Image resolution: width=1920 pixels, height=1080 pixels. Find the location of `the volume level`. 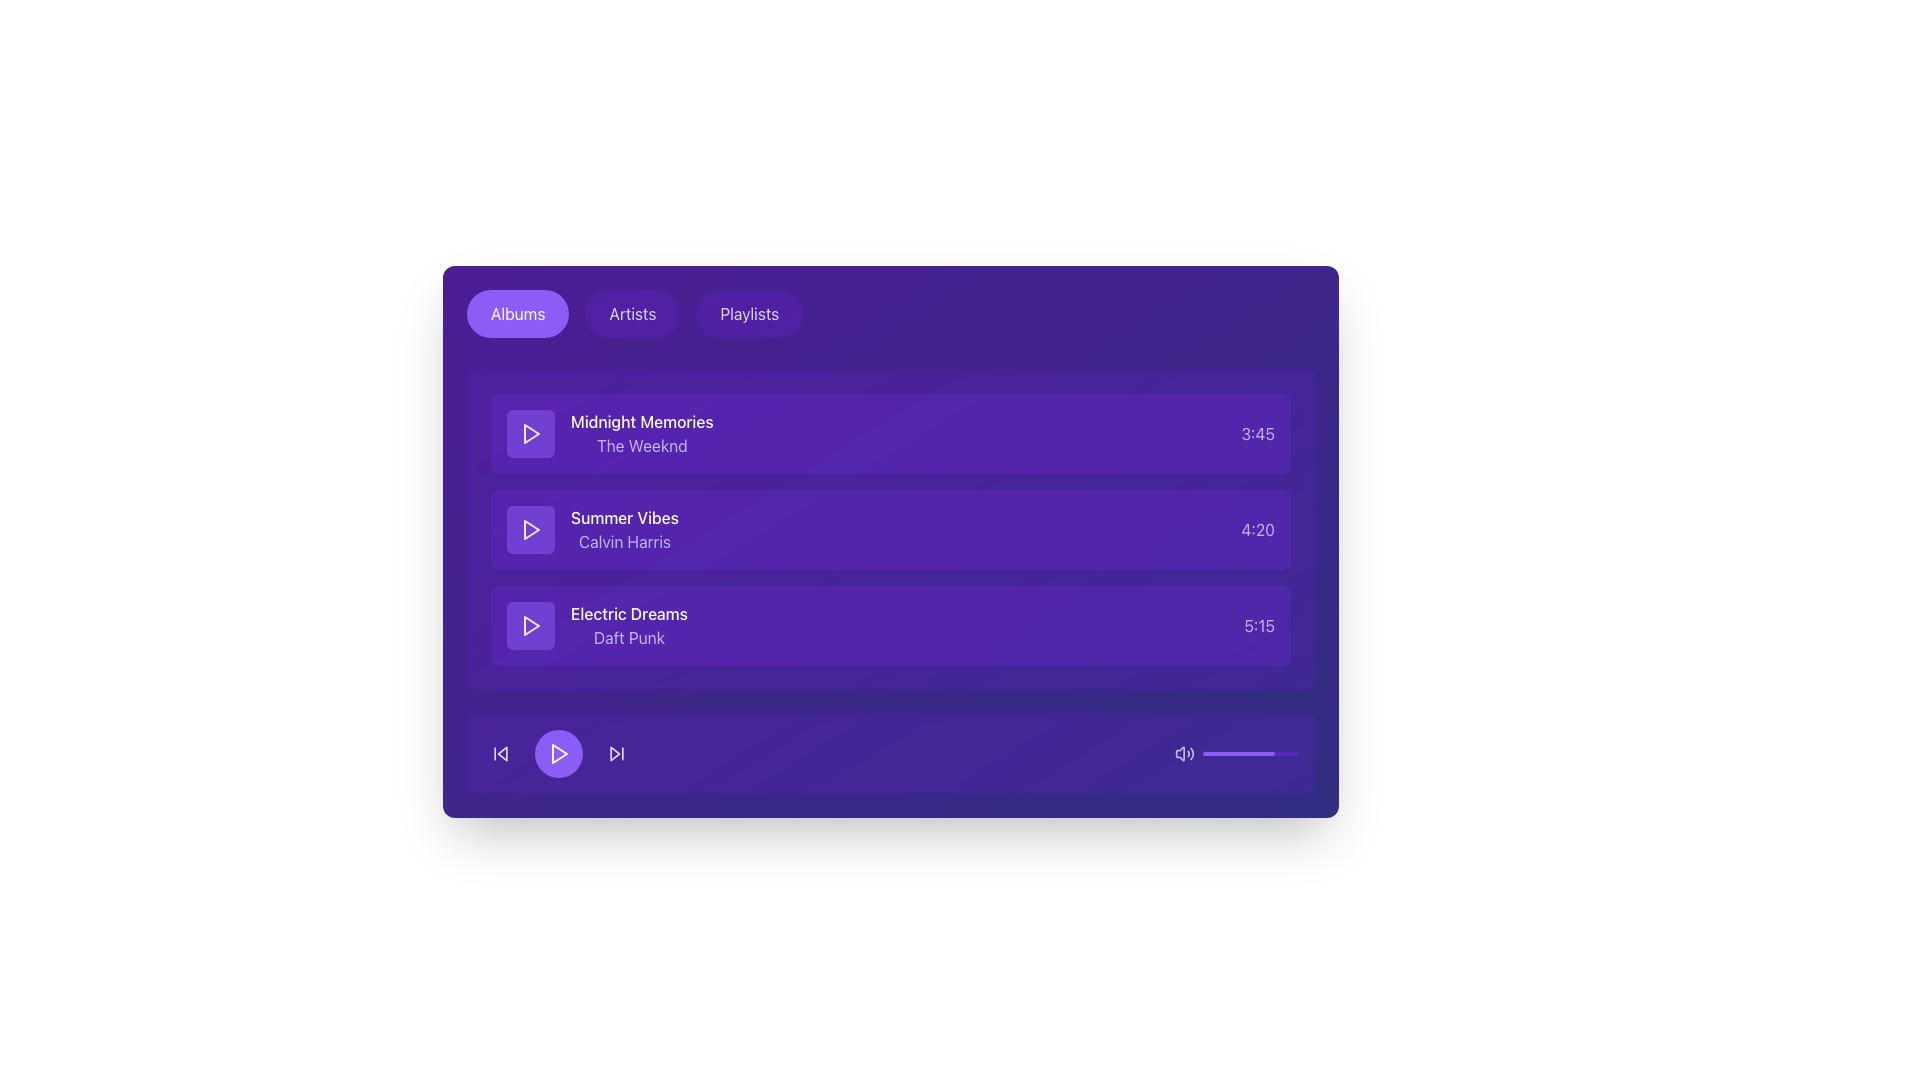

the volume level is located at coordinates (1293, 753).